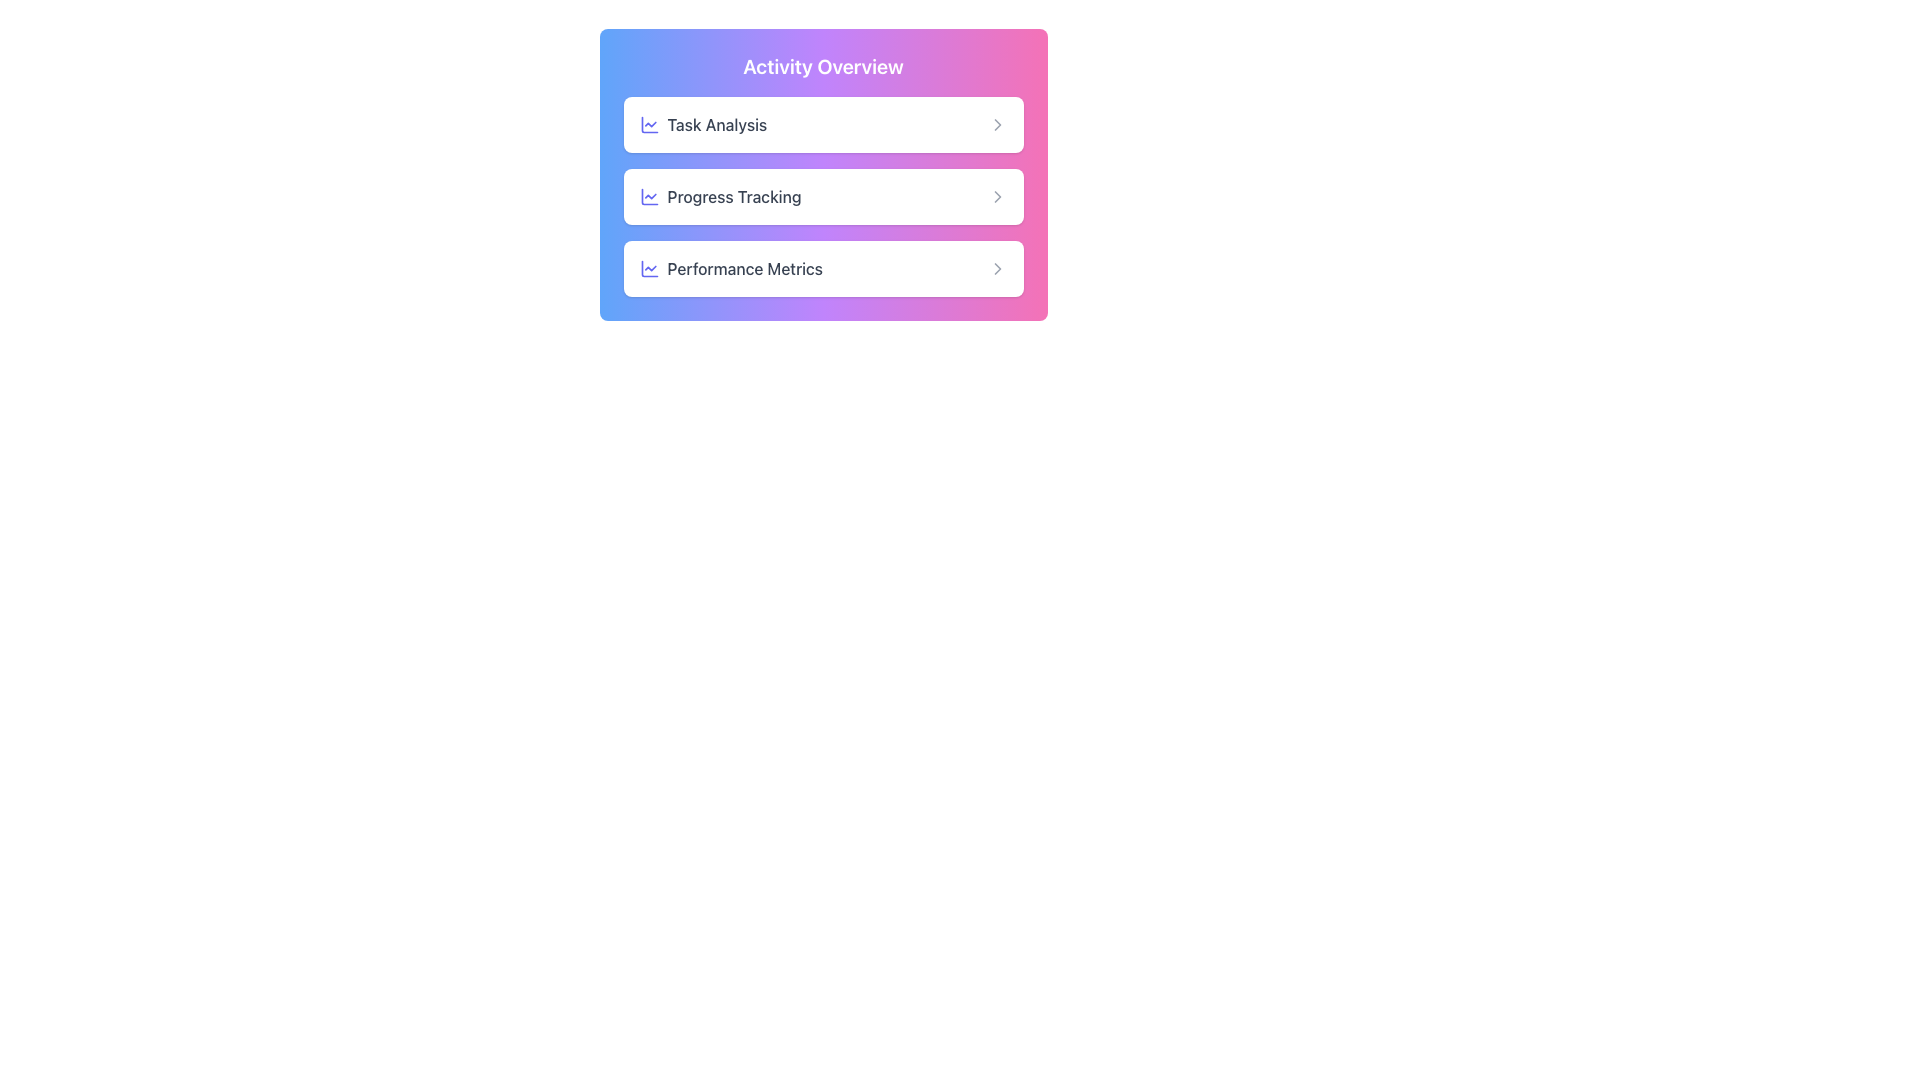 Image resolution: width=1920 pixels, height=1080 pixels. Describe the element at coordinates (823, 124) in the screenshot. I see `the clickable card labeled 'Task Analysis', which is the first card in the vertical stack under 'Activity Overview'` at that location.